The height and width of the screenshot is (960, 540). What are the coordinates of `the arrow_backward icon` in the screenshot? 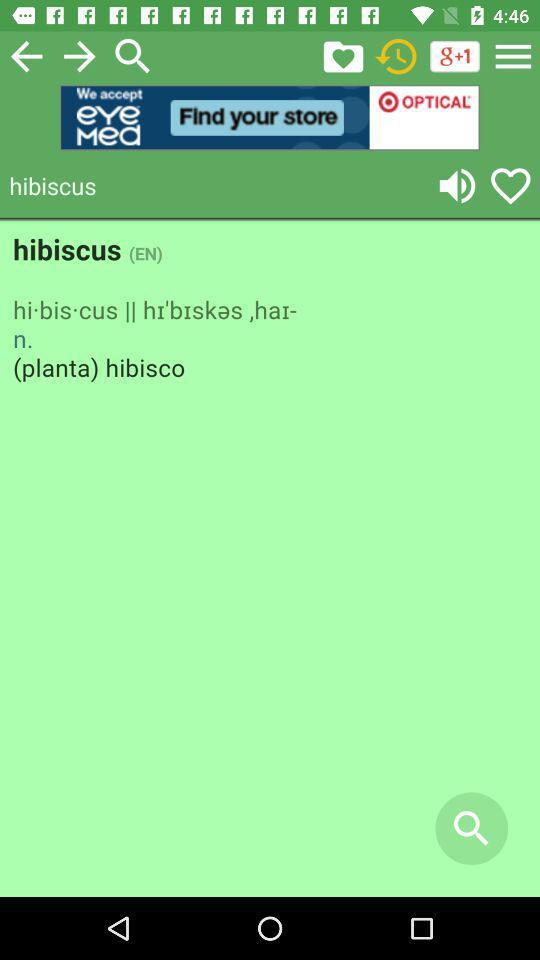 It's located at (25, 55).